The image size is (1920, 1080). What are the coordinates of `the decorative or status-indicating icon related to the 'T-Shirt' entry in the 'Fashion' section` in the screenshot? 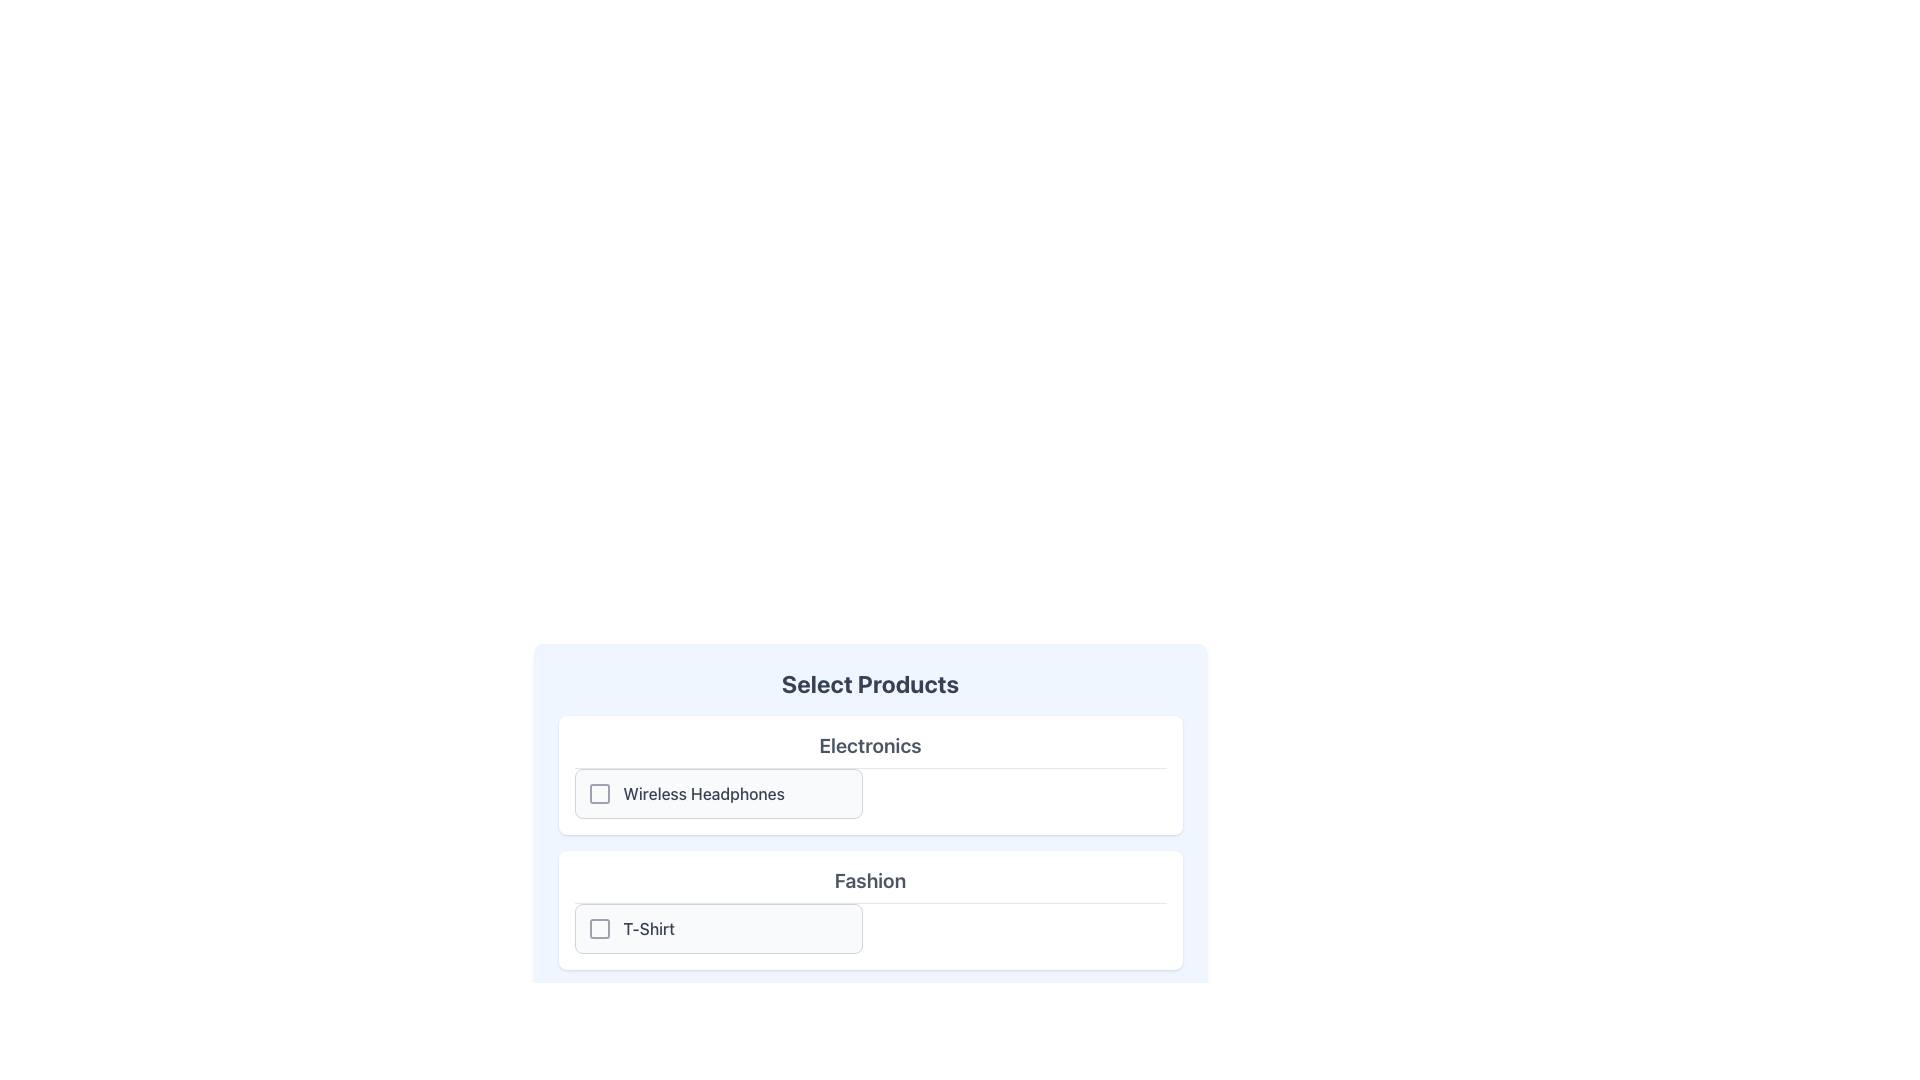 It's located at (598, 929).